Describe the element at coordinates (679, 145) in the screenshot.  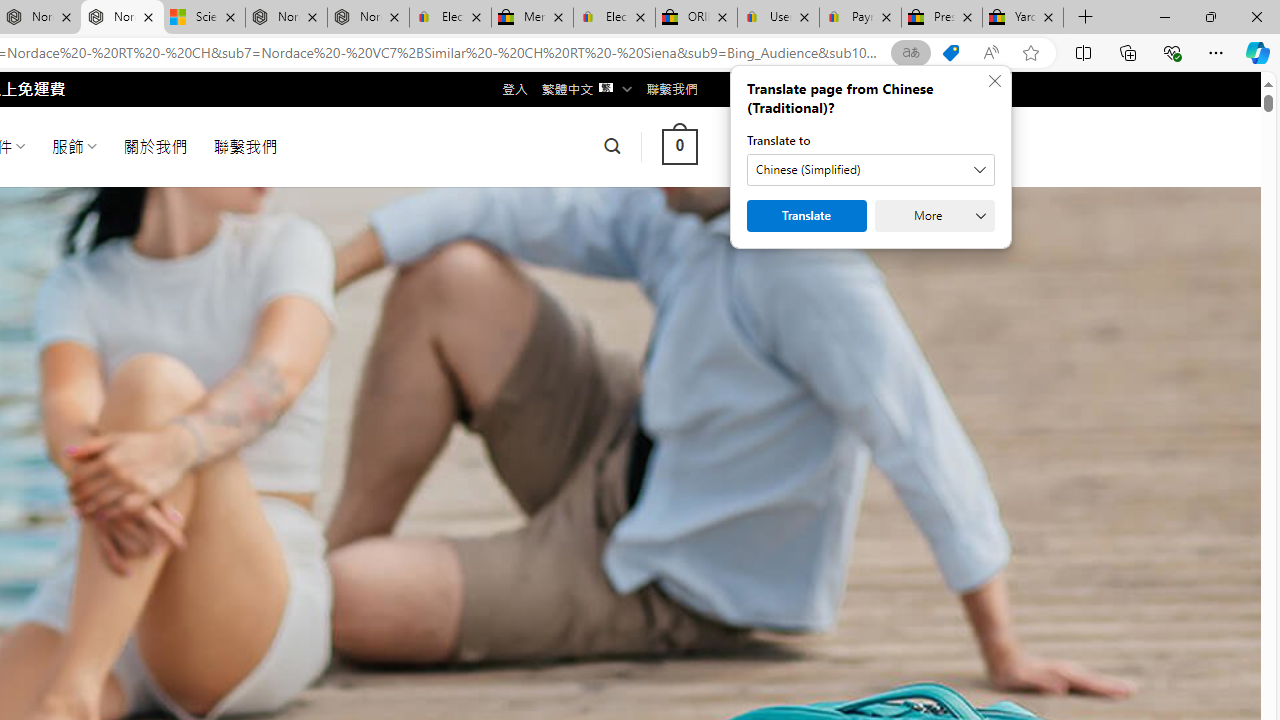
I see `' 0 '` at that location.